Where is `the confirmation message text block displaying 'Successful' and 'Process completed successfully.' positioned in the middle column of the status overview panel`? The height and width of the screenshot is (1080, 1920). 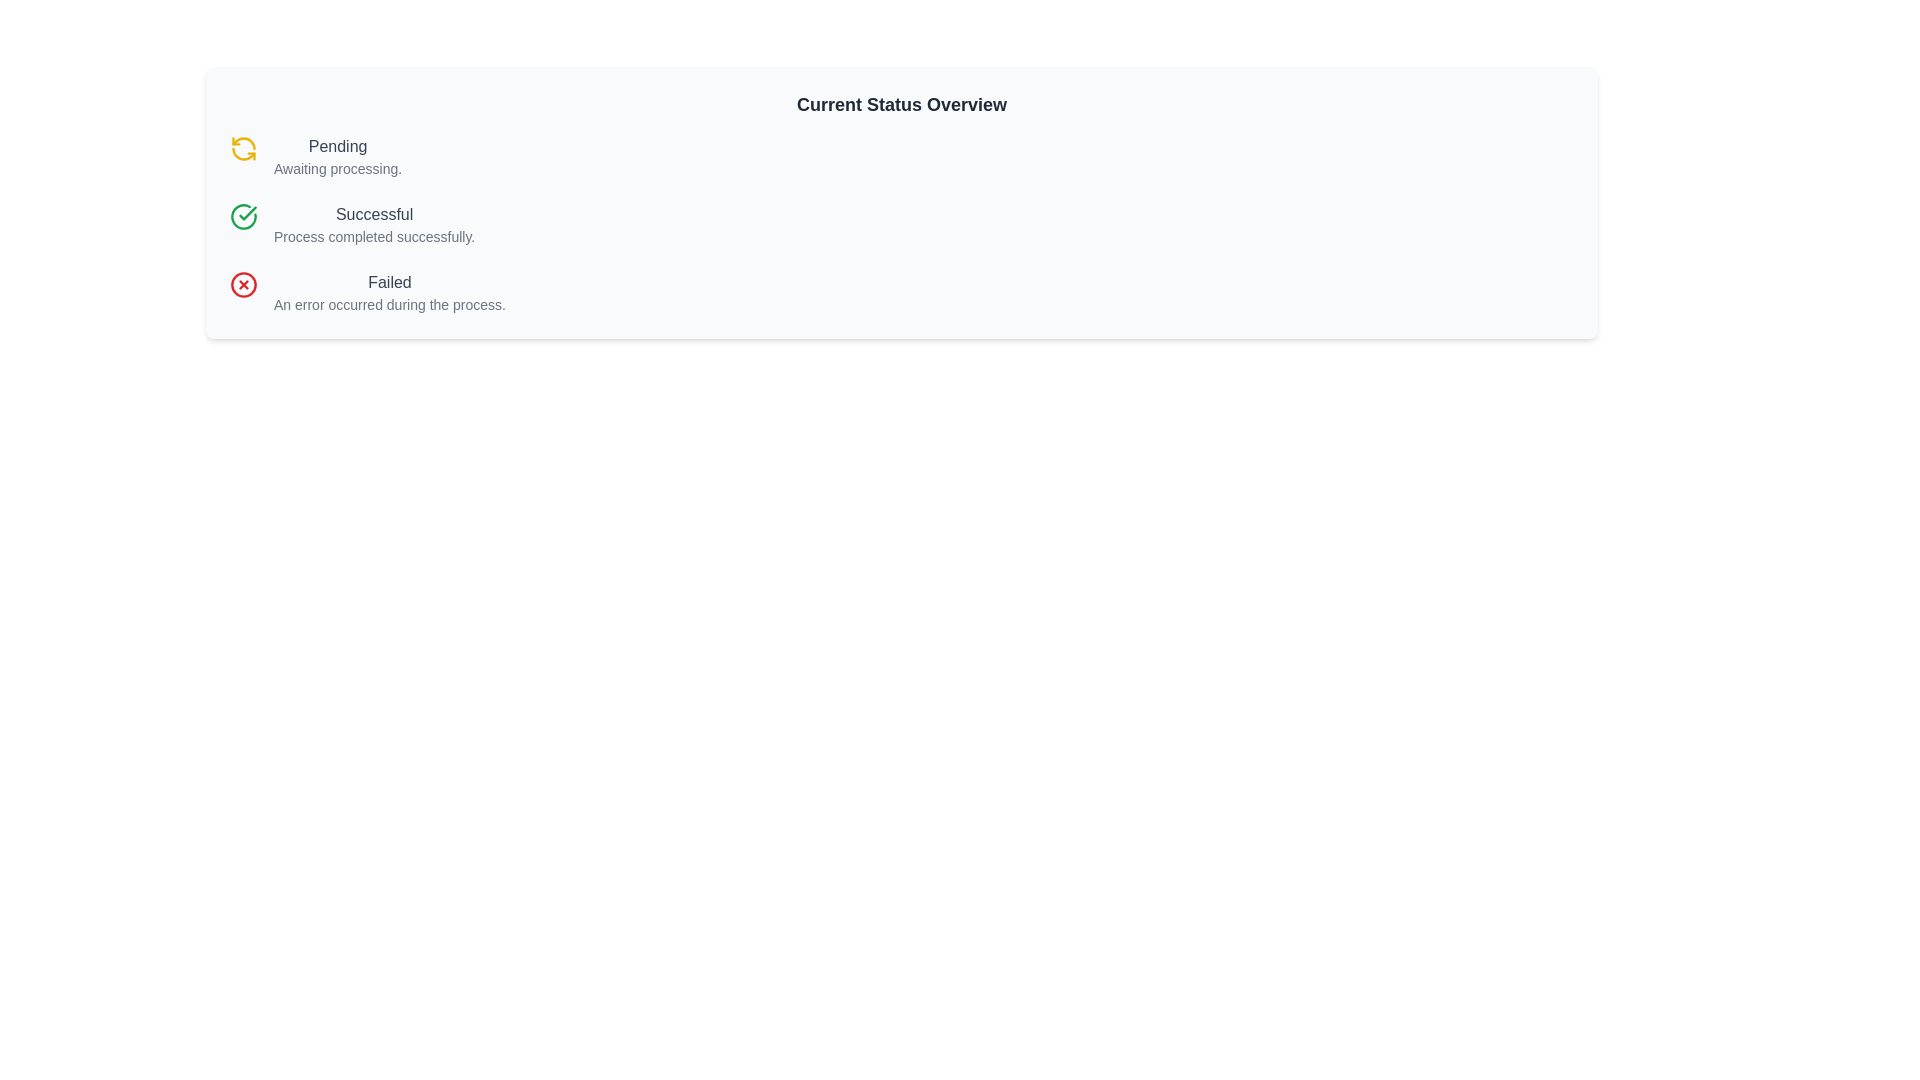
the confirmation message text block displaying 'Successful' and 'Process completed successfully.' positioned in the middle column of the status overview panel is located at coordinates (374, 224).